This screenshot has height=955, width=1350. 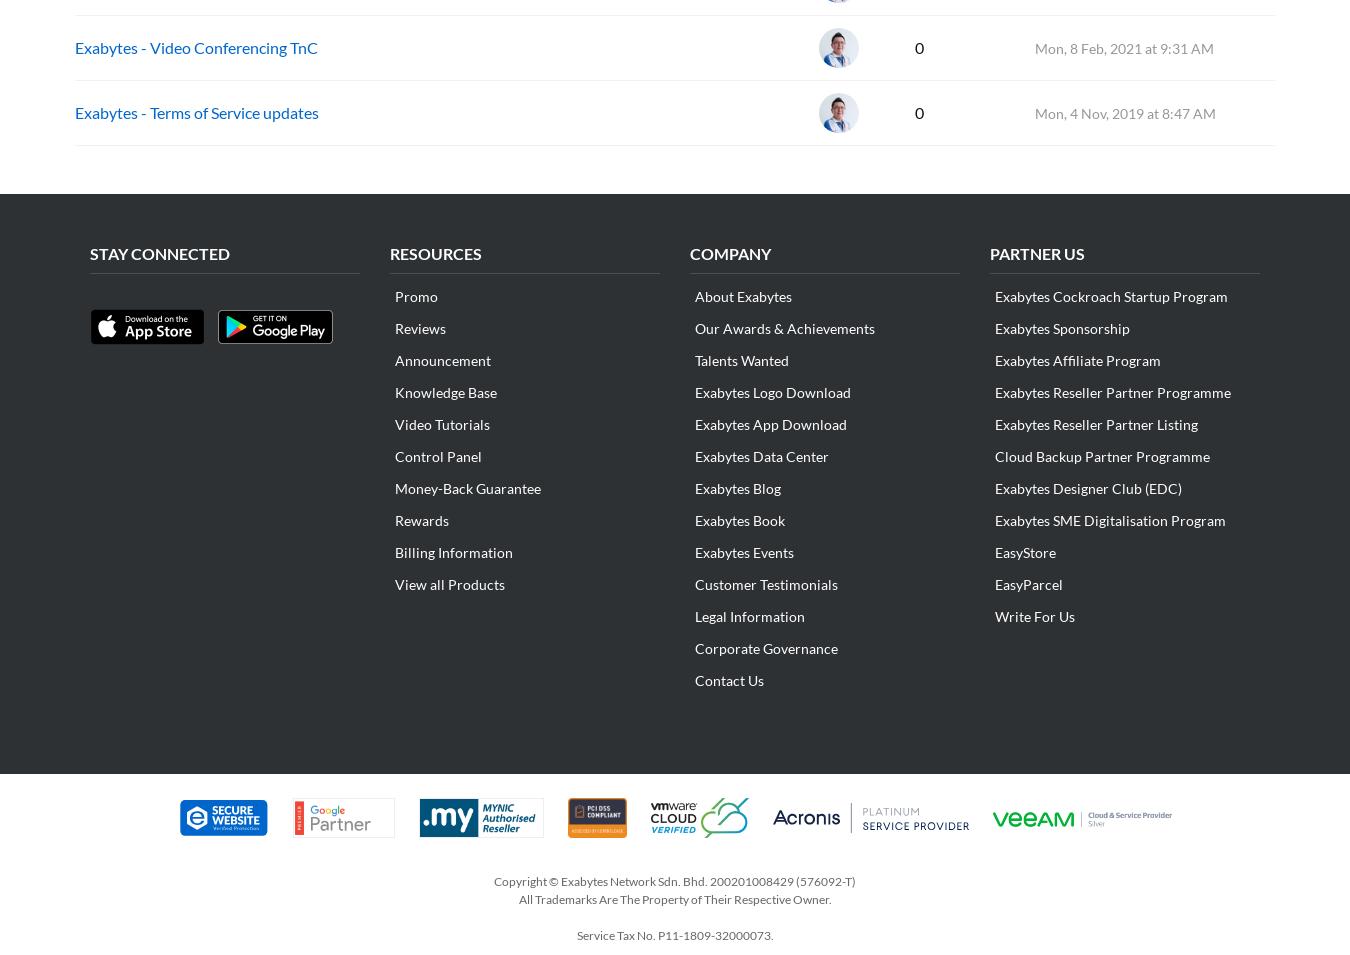 What do you see at coordinates (395, 423) in the screenshot?
I see `'Video Tutorials'` at bounding box center [395, 423].